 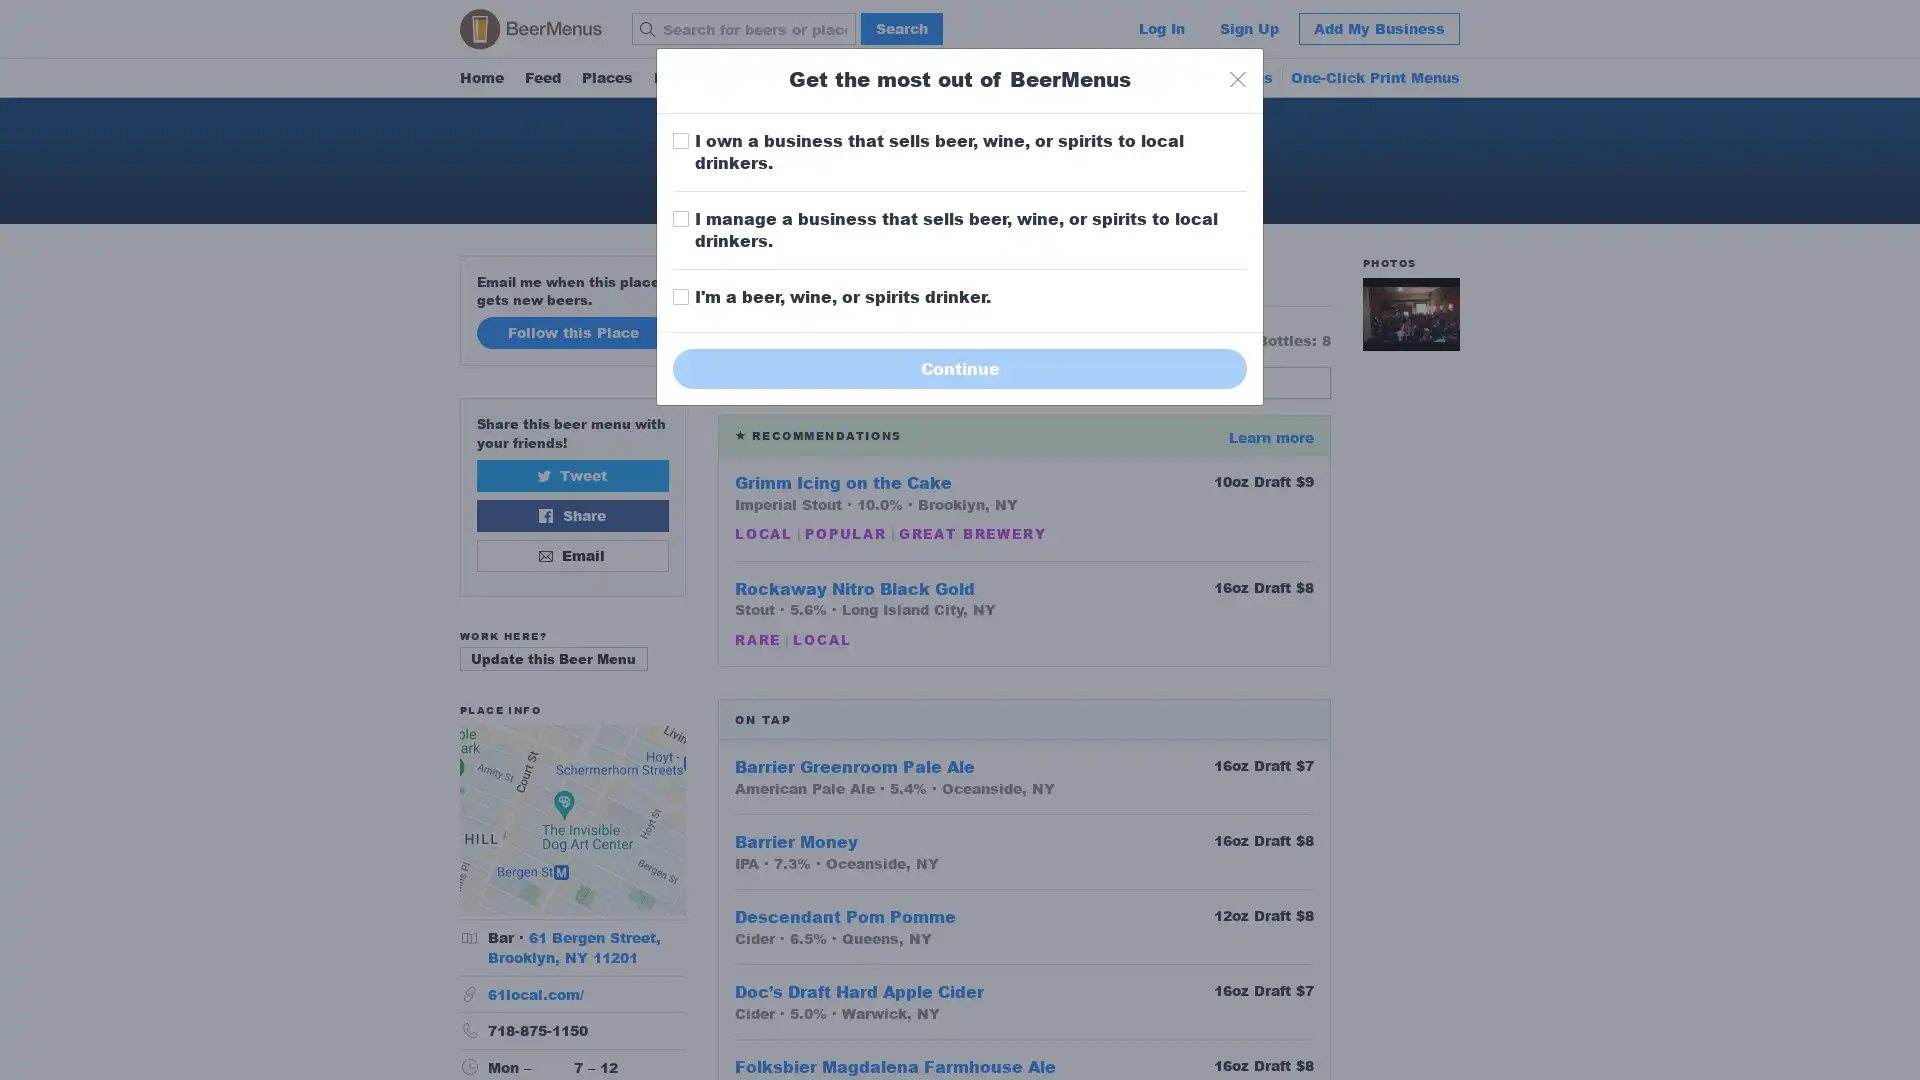 What do you see at coordinates (1237, 78) in the screenshot?
I see `Close` at bounding box center [1237, 78].